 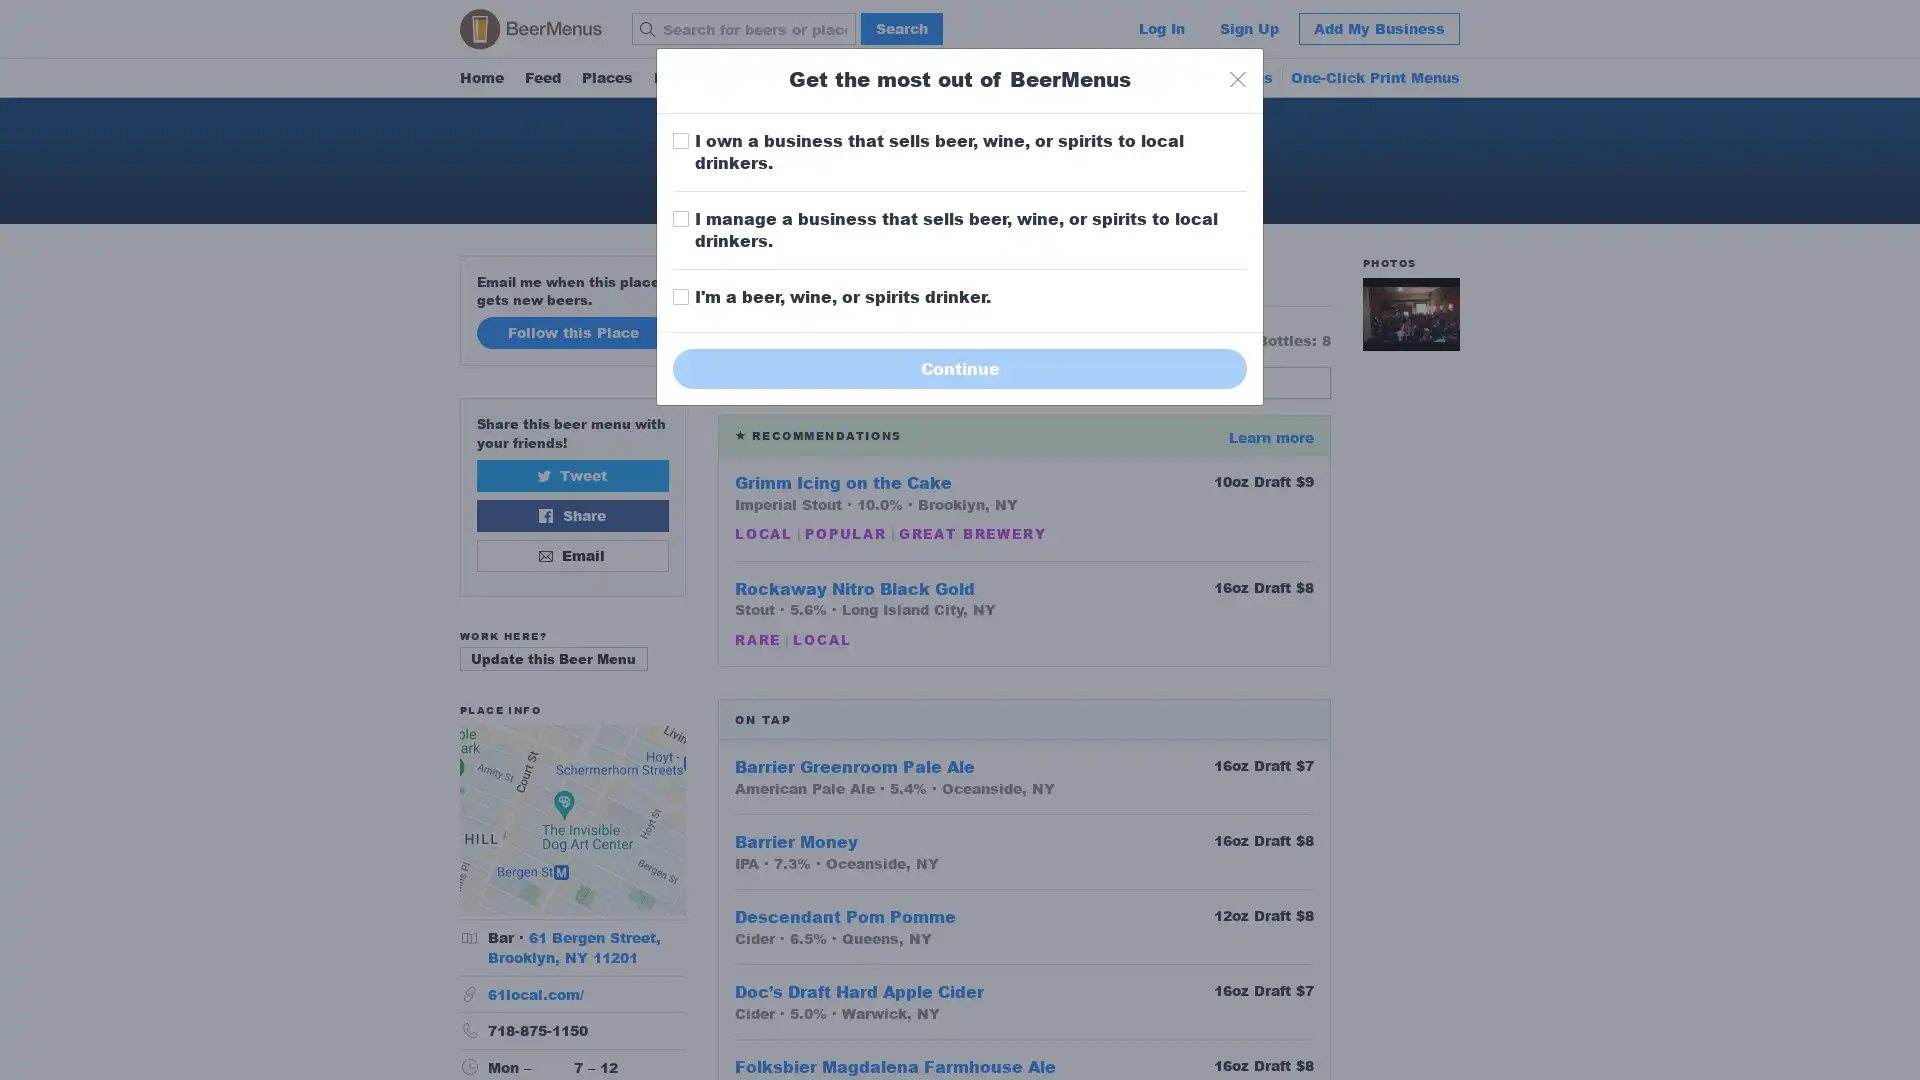 What do you see at coordinates (1237, 78) in the screenshot?
I see `Close` at bounding box center [1237, 78].